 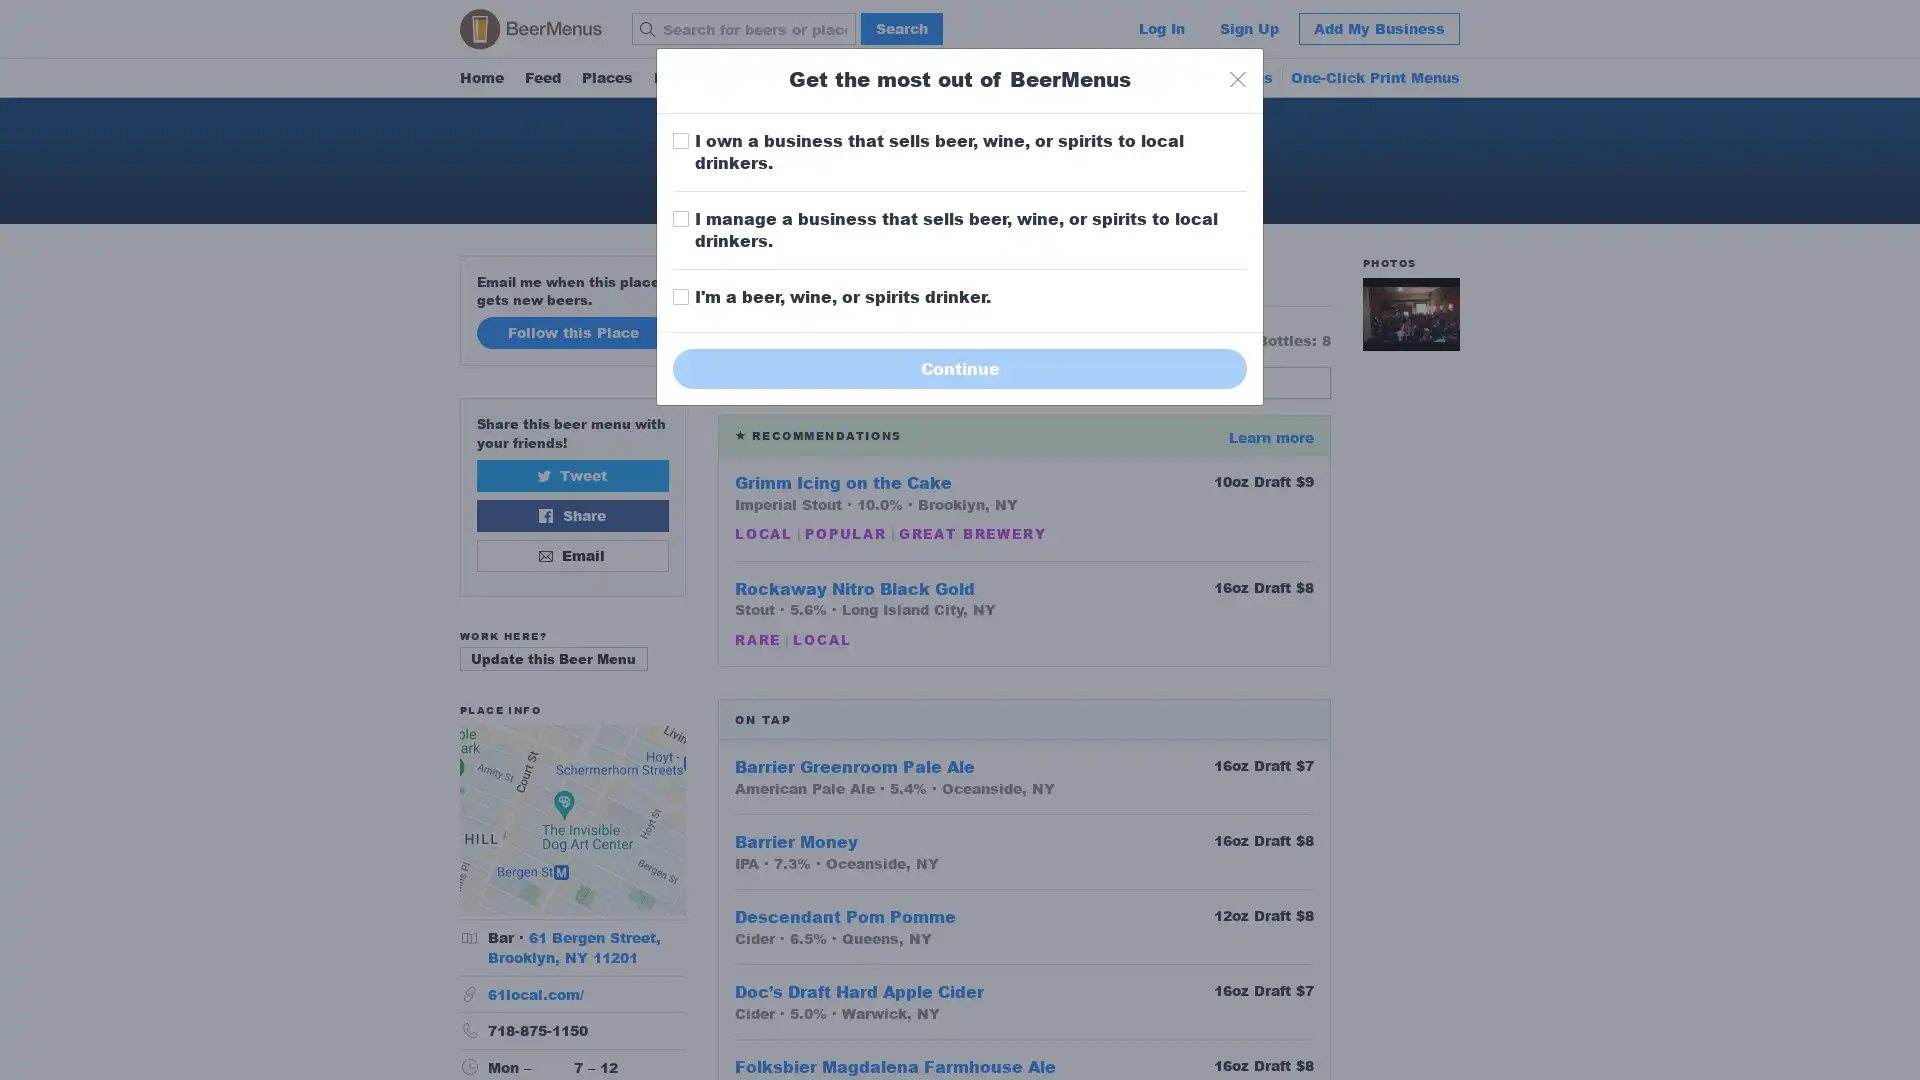 What do you see at coordinates (1237, 78) in the screenshot?
I see `Close` at bounding box center [1237, 78].